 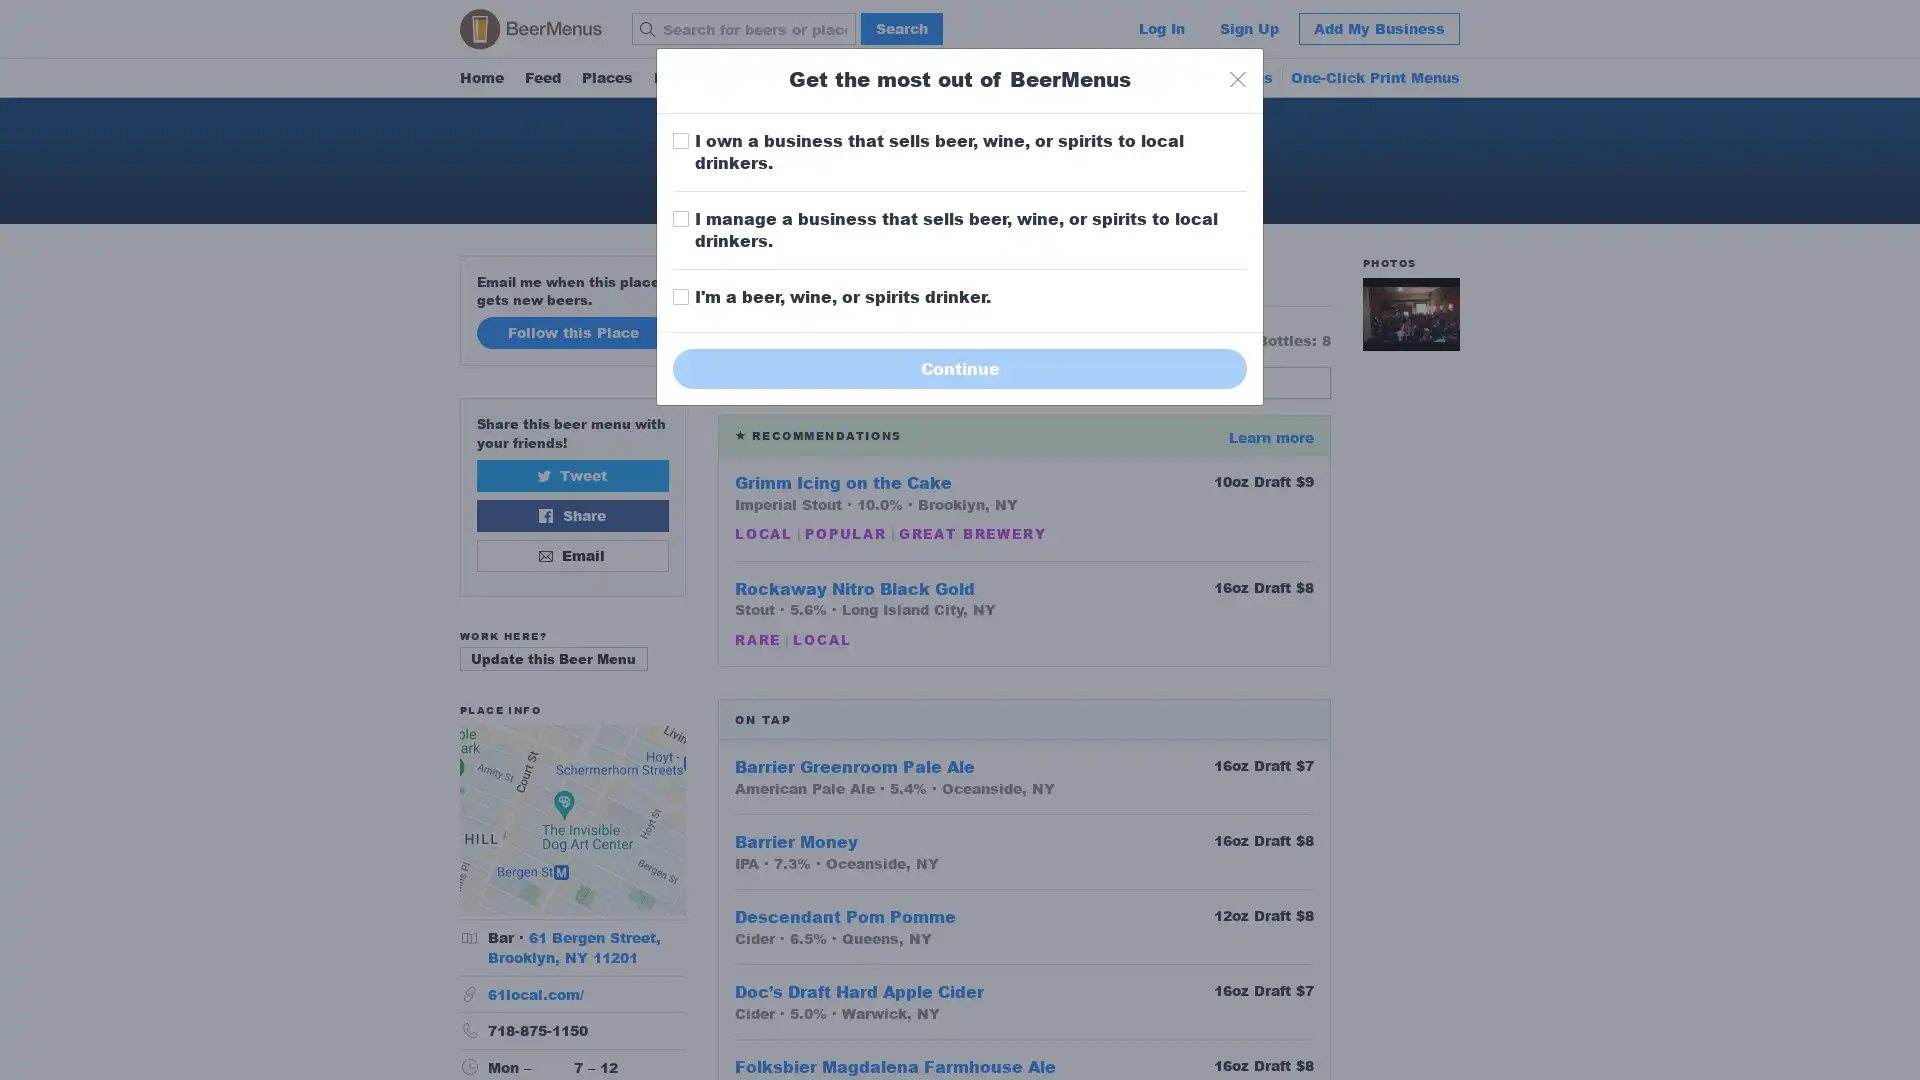 What do you see at coordinates (1237, 78) in the screenshot?
I see `Close` at bounding box center [1237, 78].